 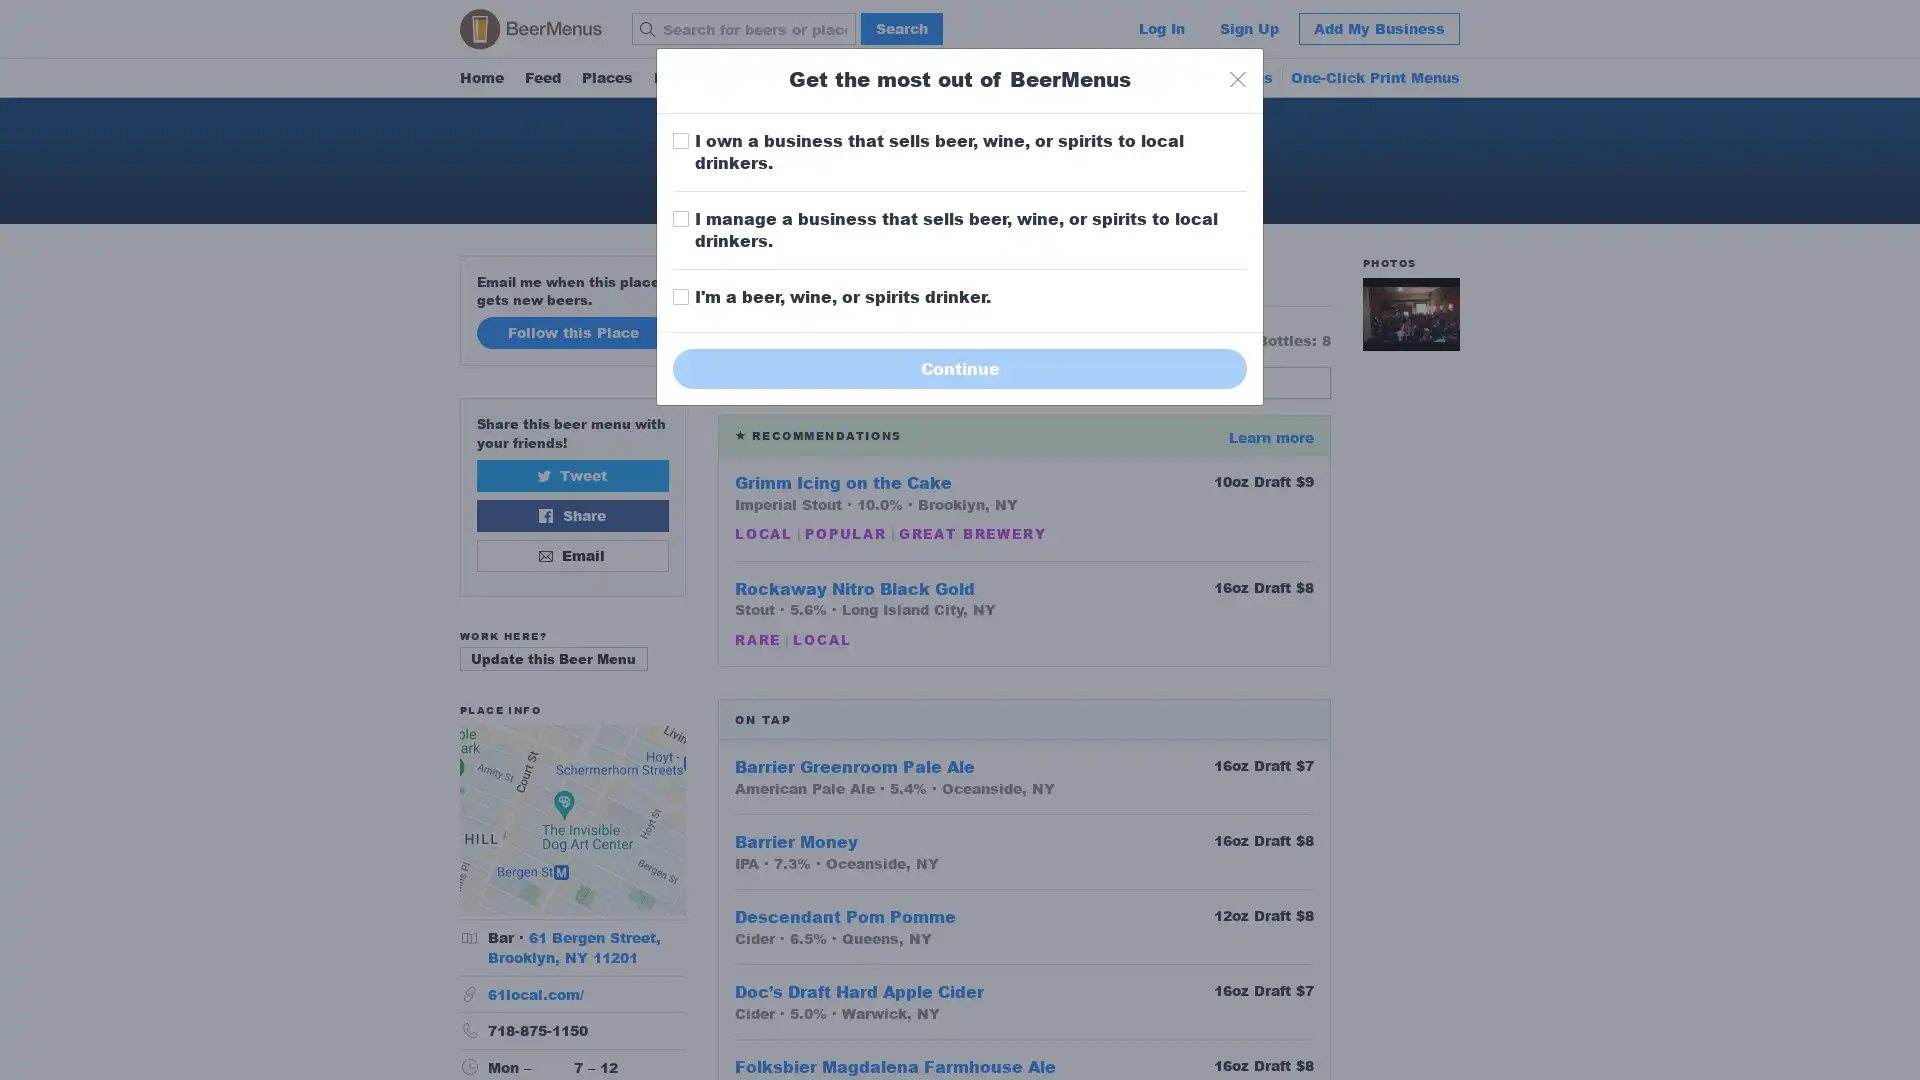 What do you see at coordinates (1237, 78) in the screenshot?
I see `Close` at bounding box center [1237, 78].